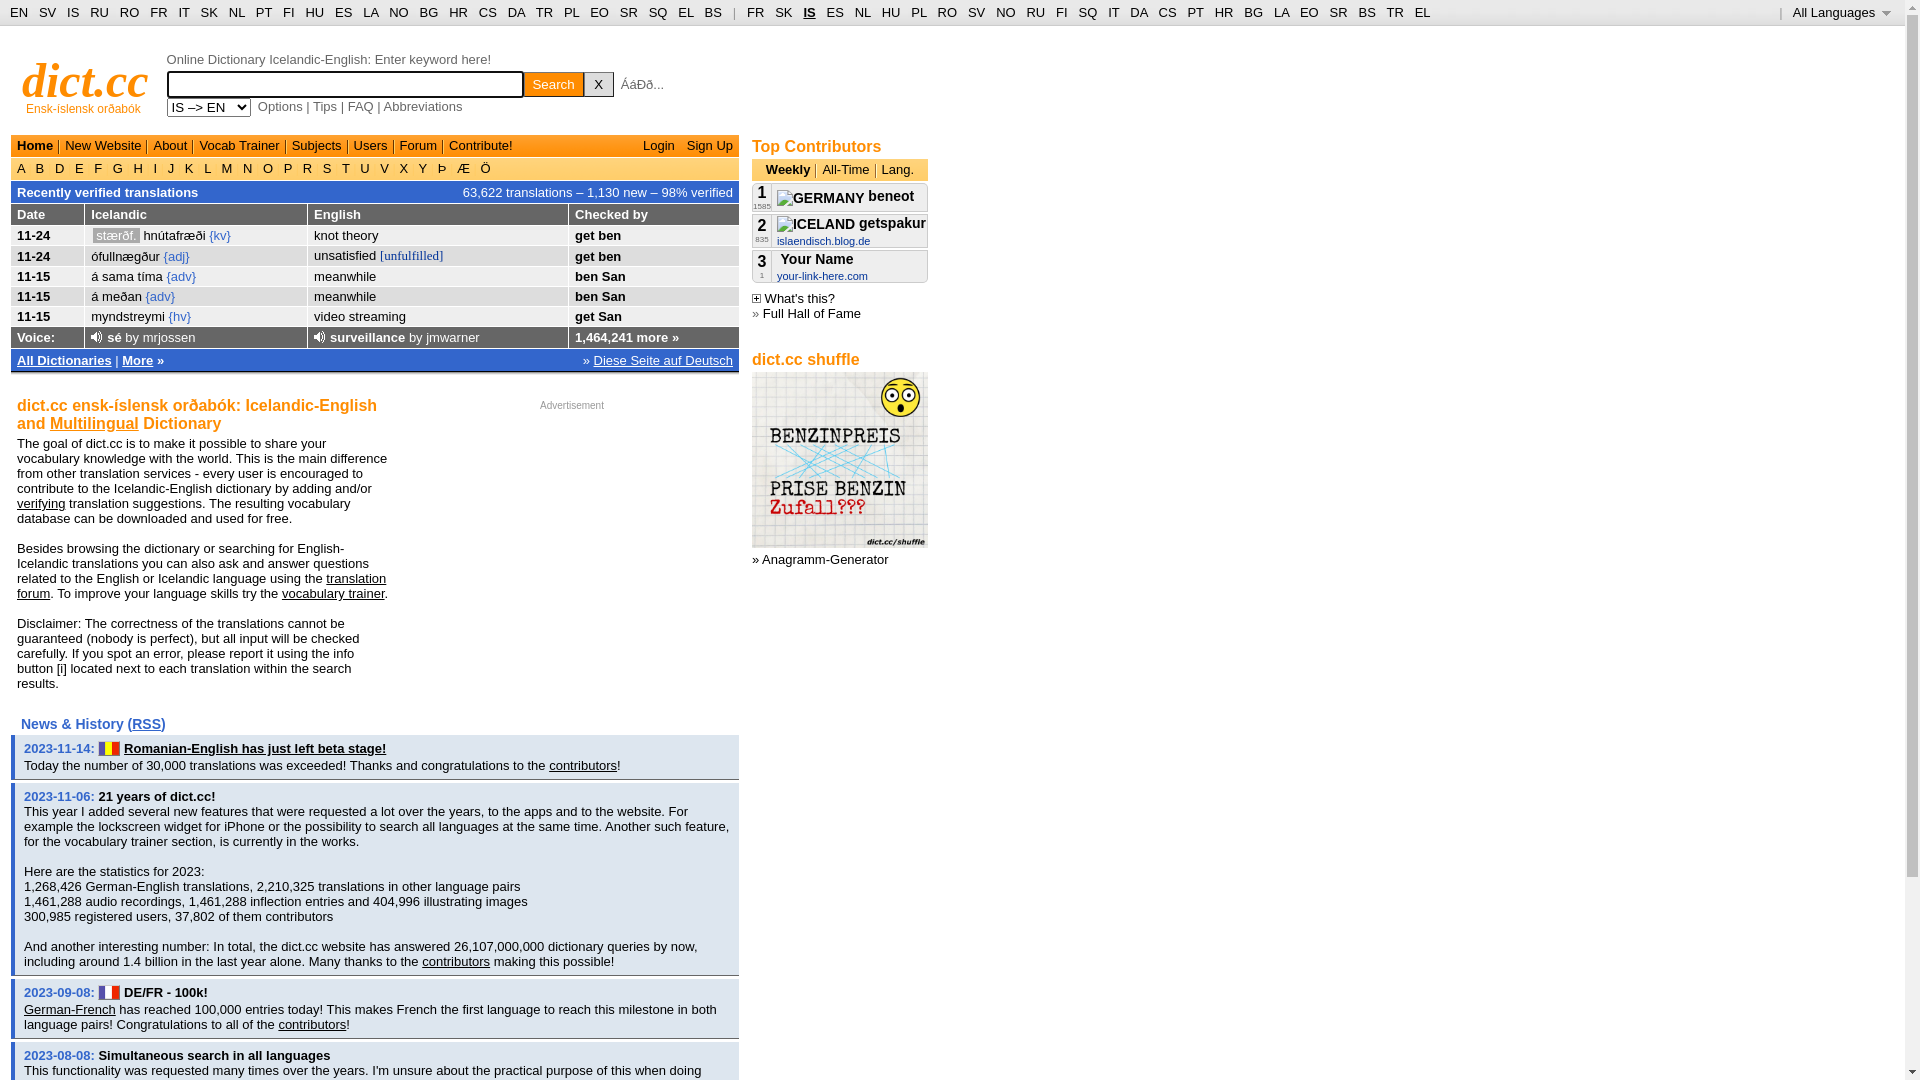 The height and width of the screenshot is (1080, 1920). What do you see at coordinates (762, 313) in the screenshot?
I see `'Full Hall of Fame'` at bounding box center [762, 313].